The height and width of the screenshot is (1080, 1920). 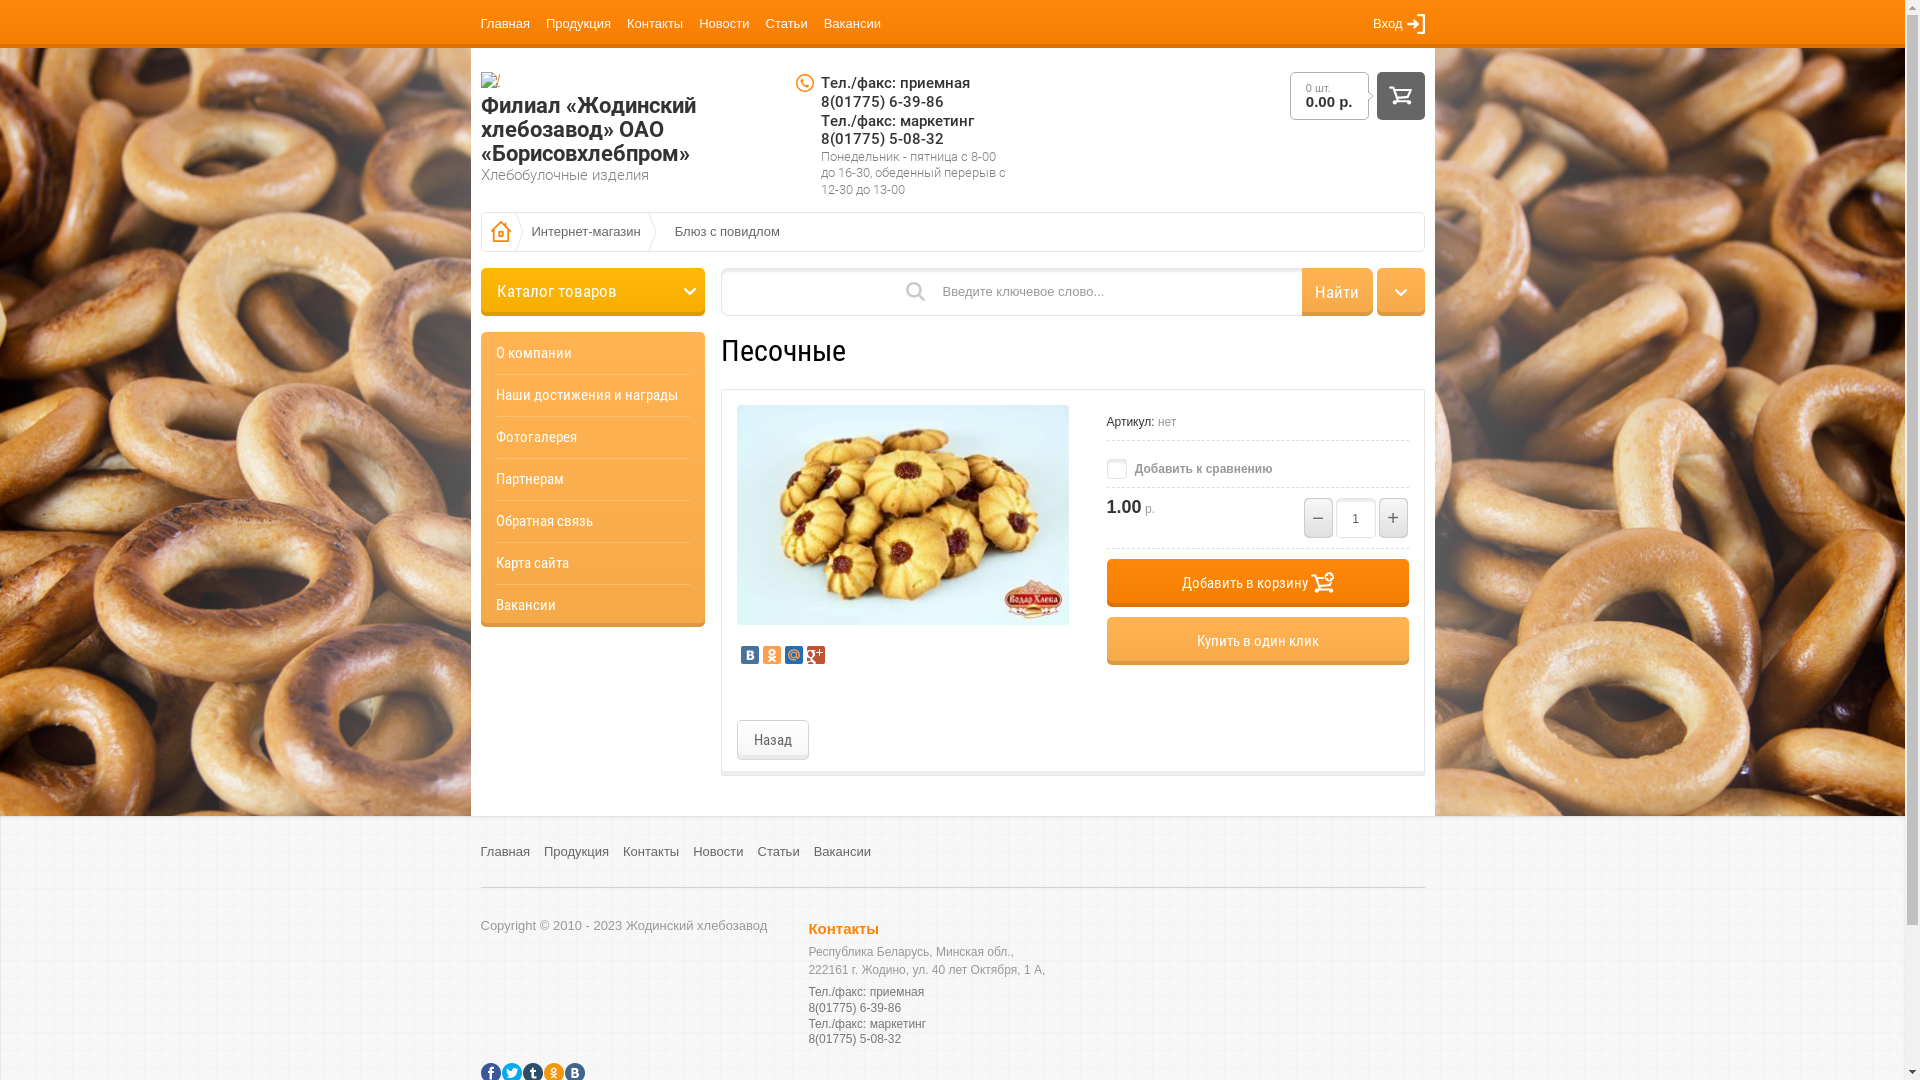 What do you see at coordinates (854, 1007) in the screenshot?
I see `'8(01775) 6-39-86'` at bounding box center [854, 1007].